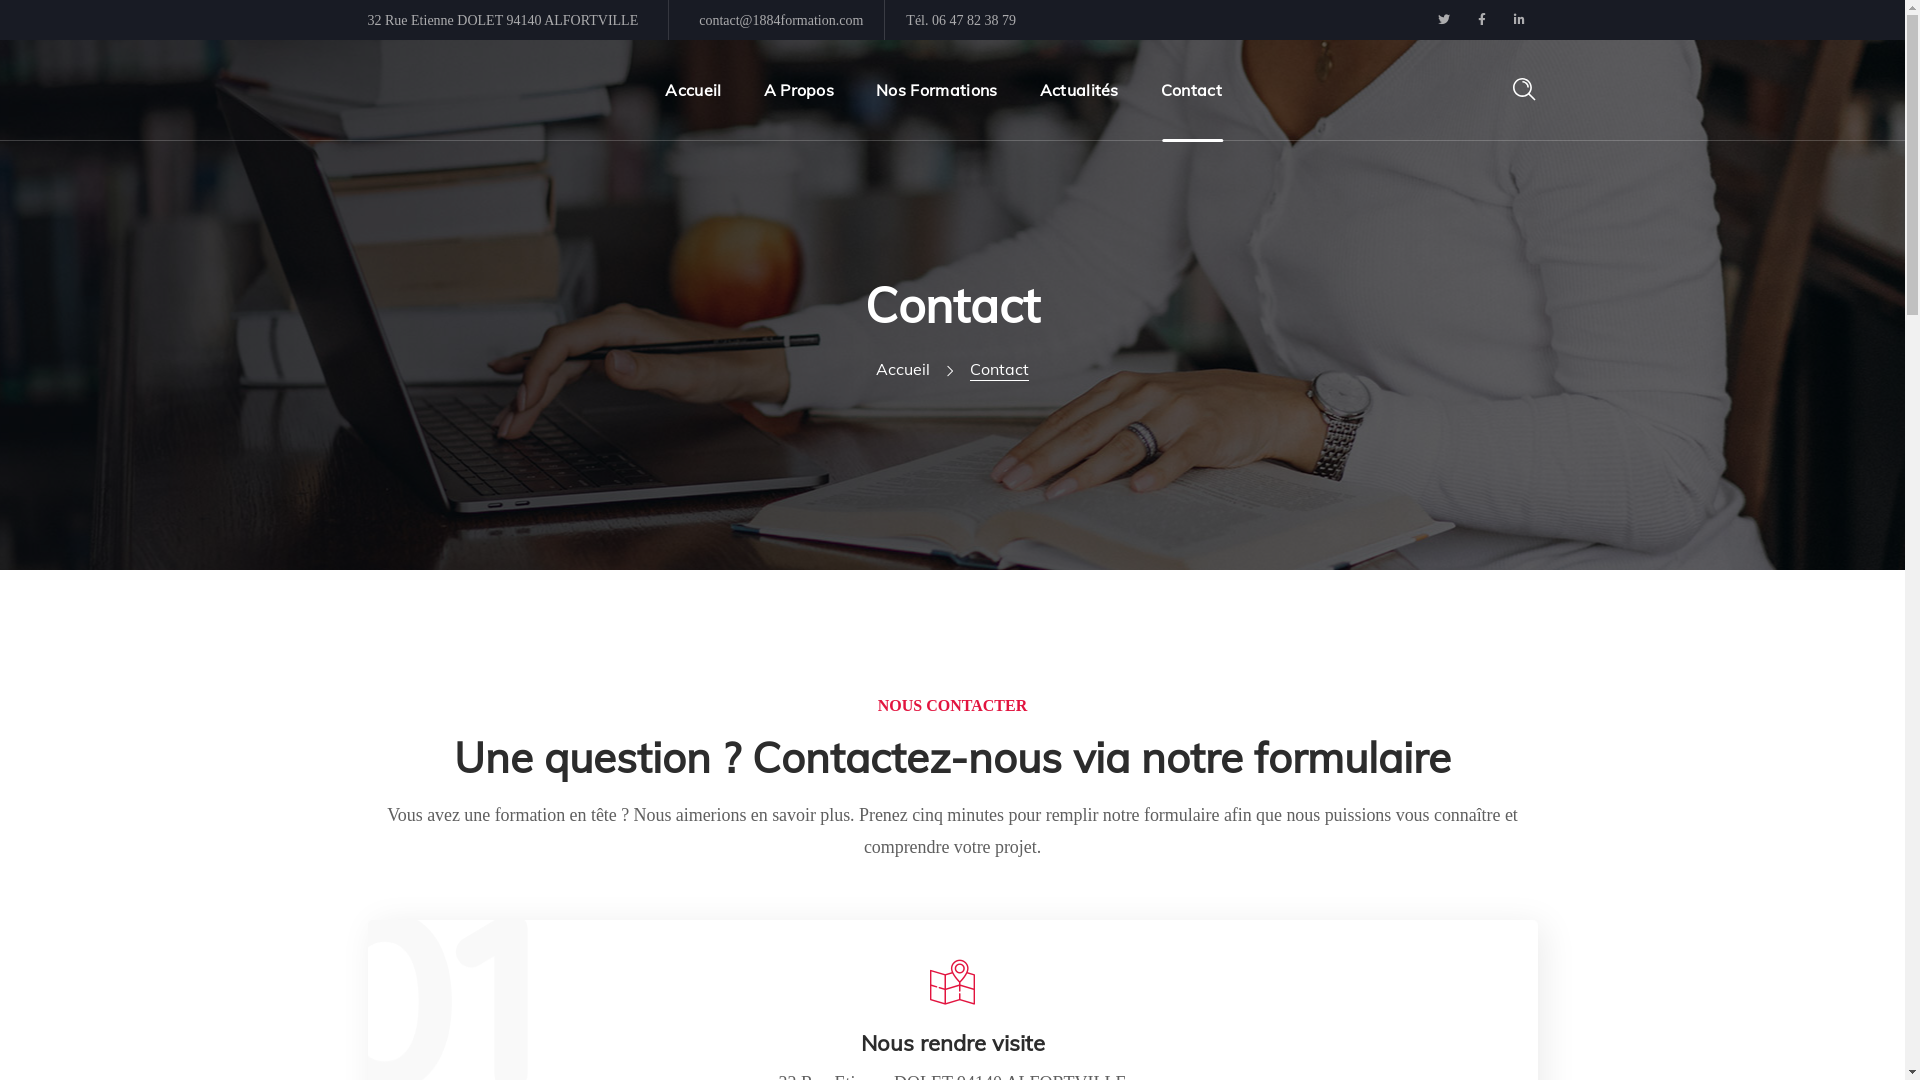 Image resolution: width=1920 pixels, height=1080 pixels. Describe the element at coordinates (643, 88) in the screenshot. I see `'Accueil'` at that location.